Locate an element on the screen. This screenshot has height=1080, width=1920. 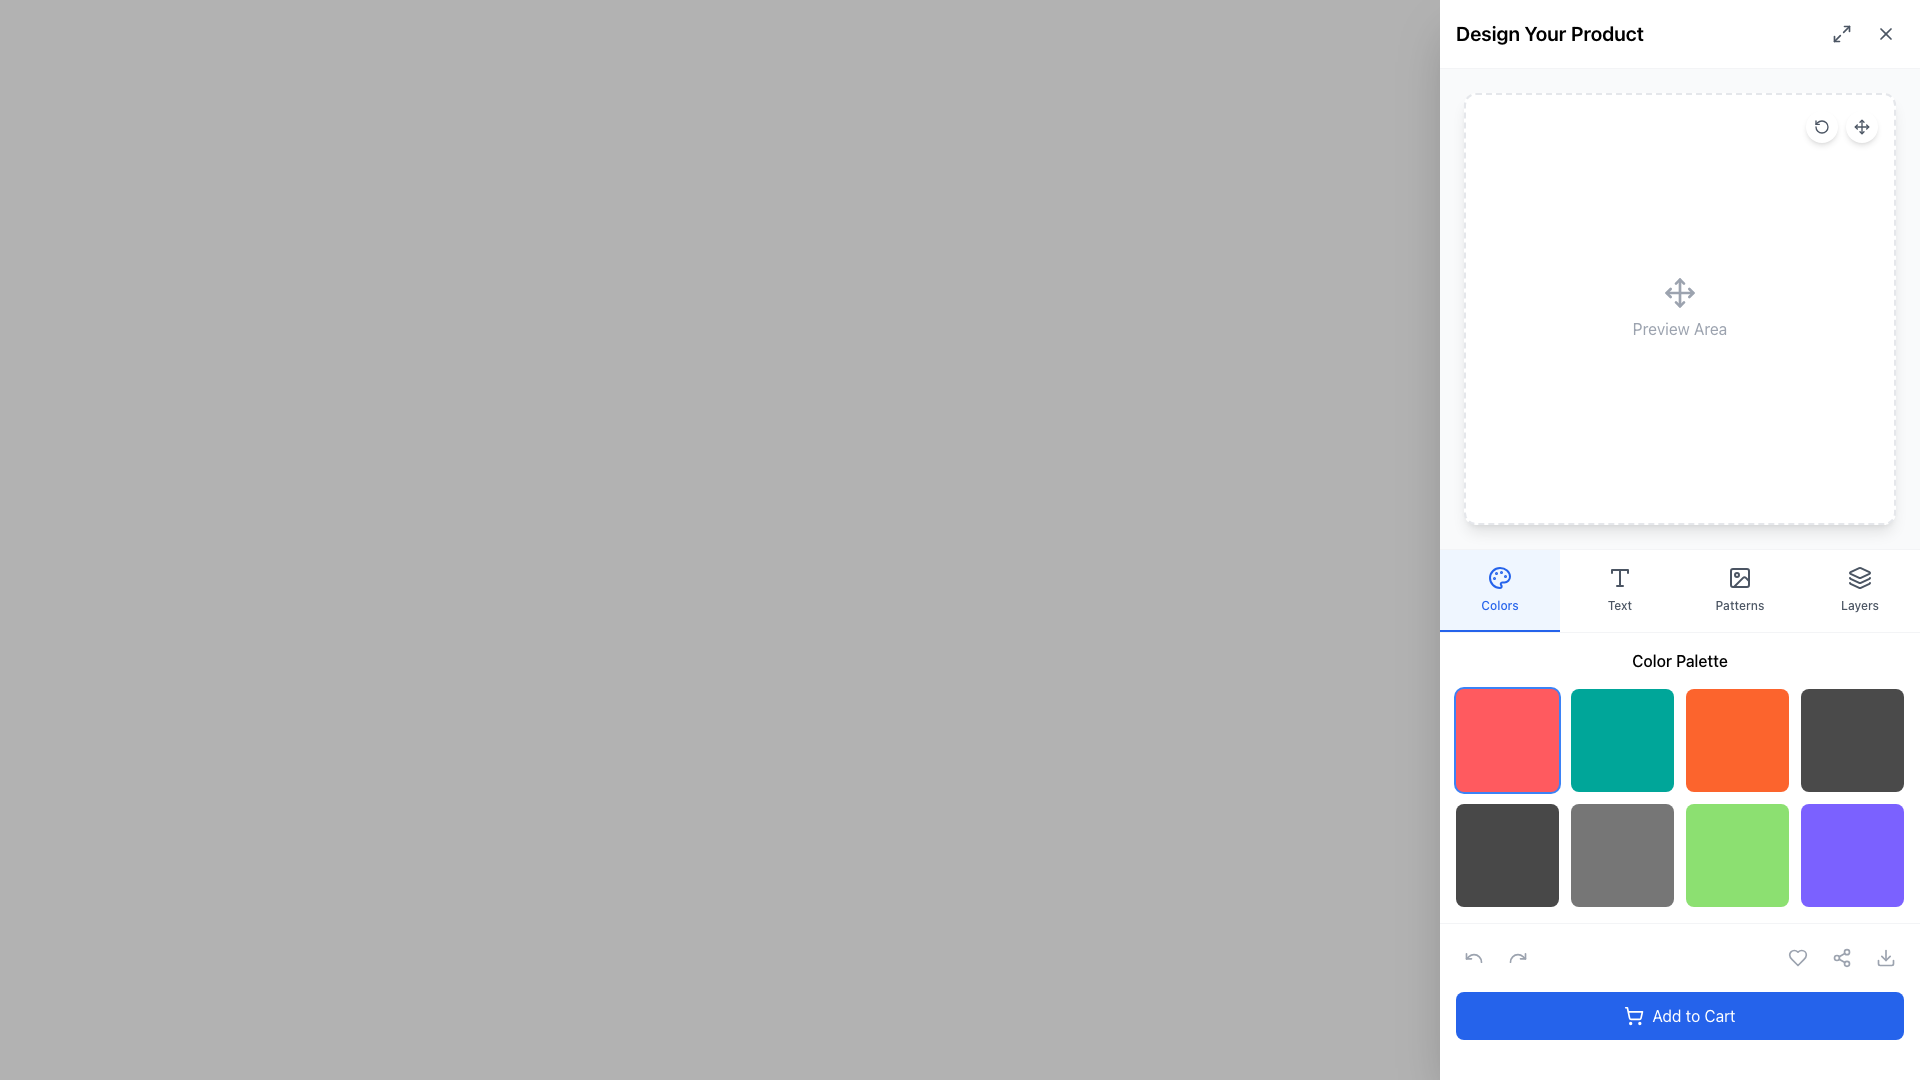
the reset or undo action button located at the upper-right corner of the preview area is located at coordinates (1822, 127).